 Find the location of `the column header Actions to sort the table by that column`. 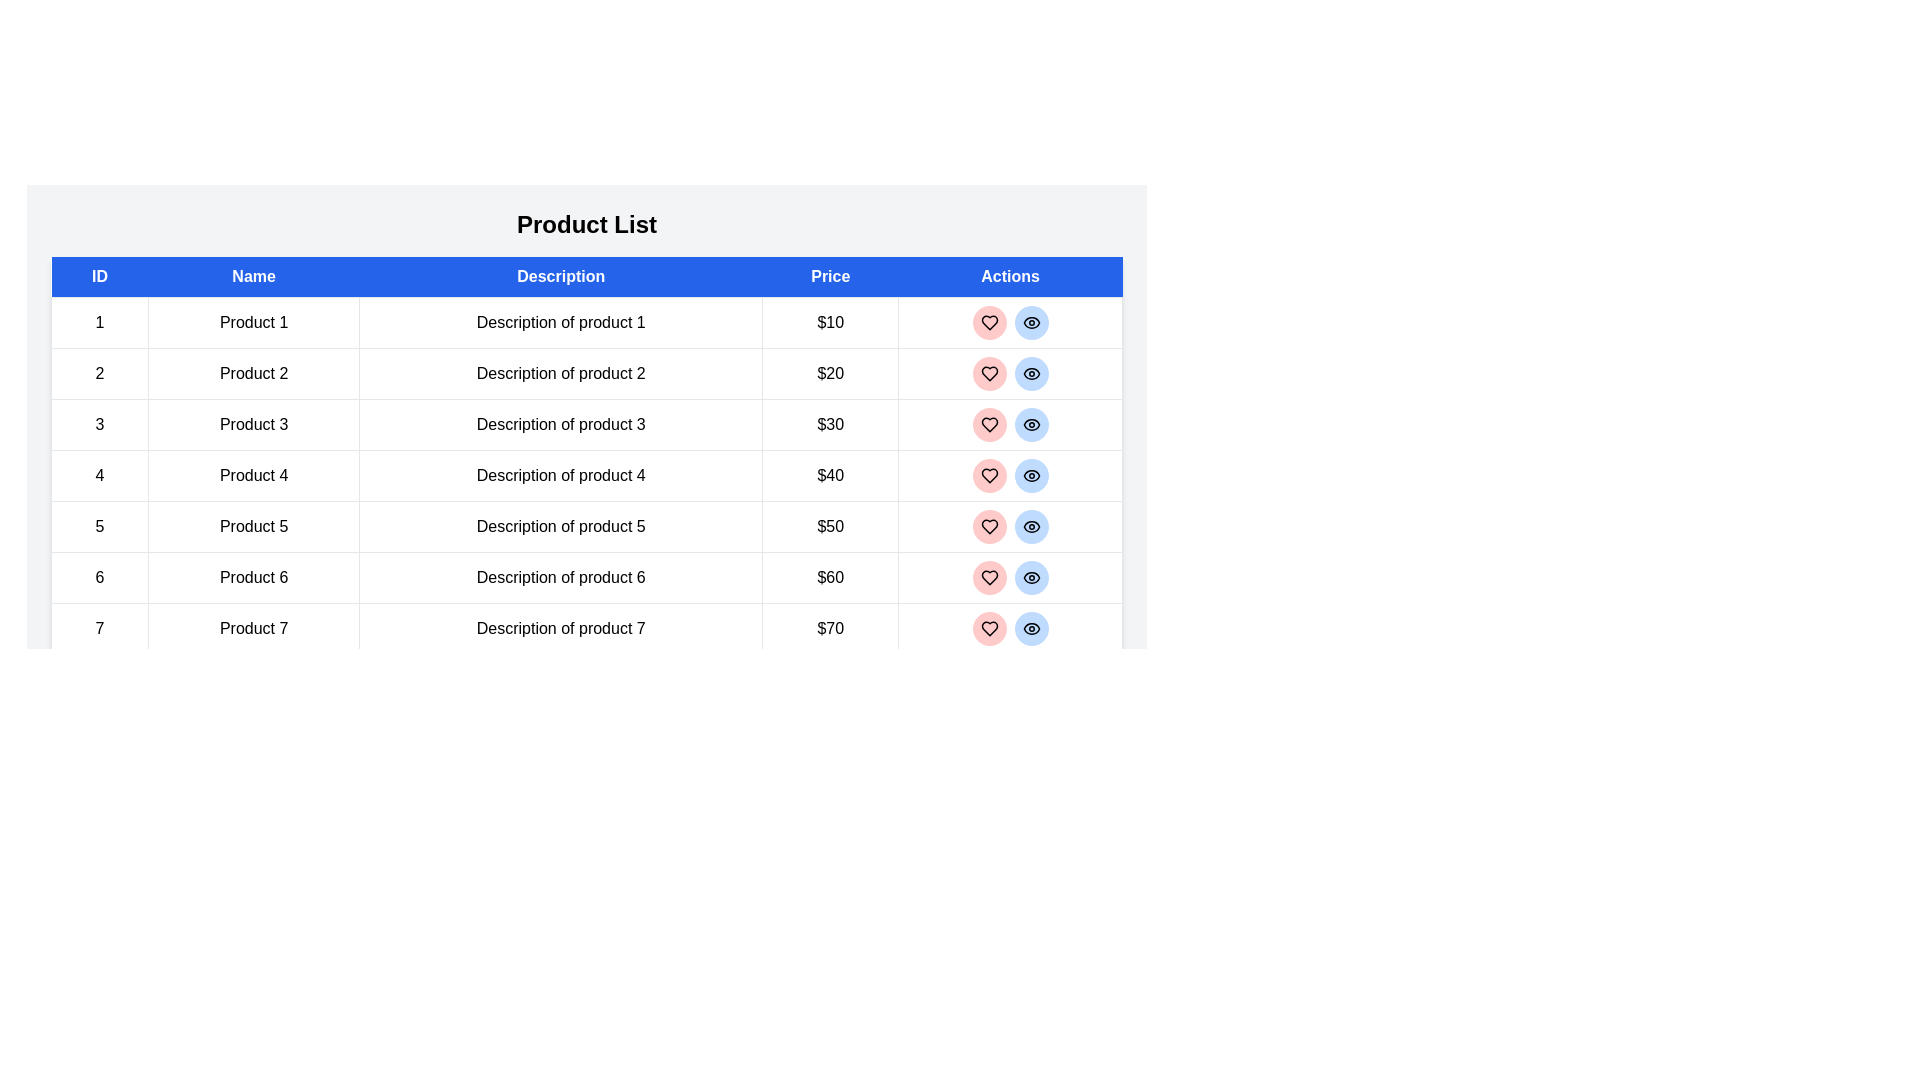

the column header Actions to sort the table by that column is located at coordinates (1010, 277).